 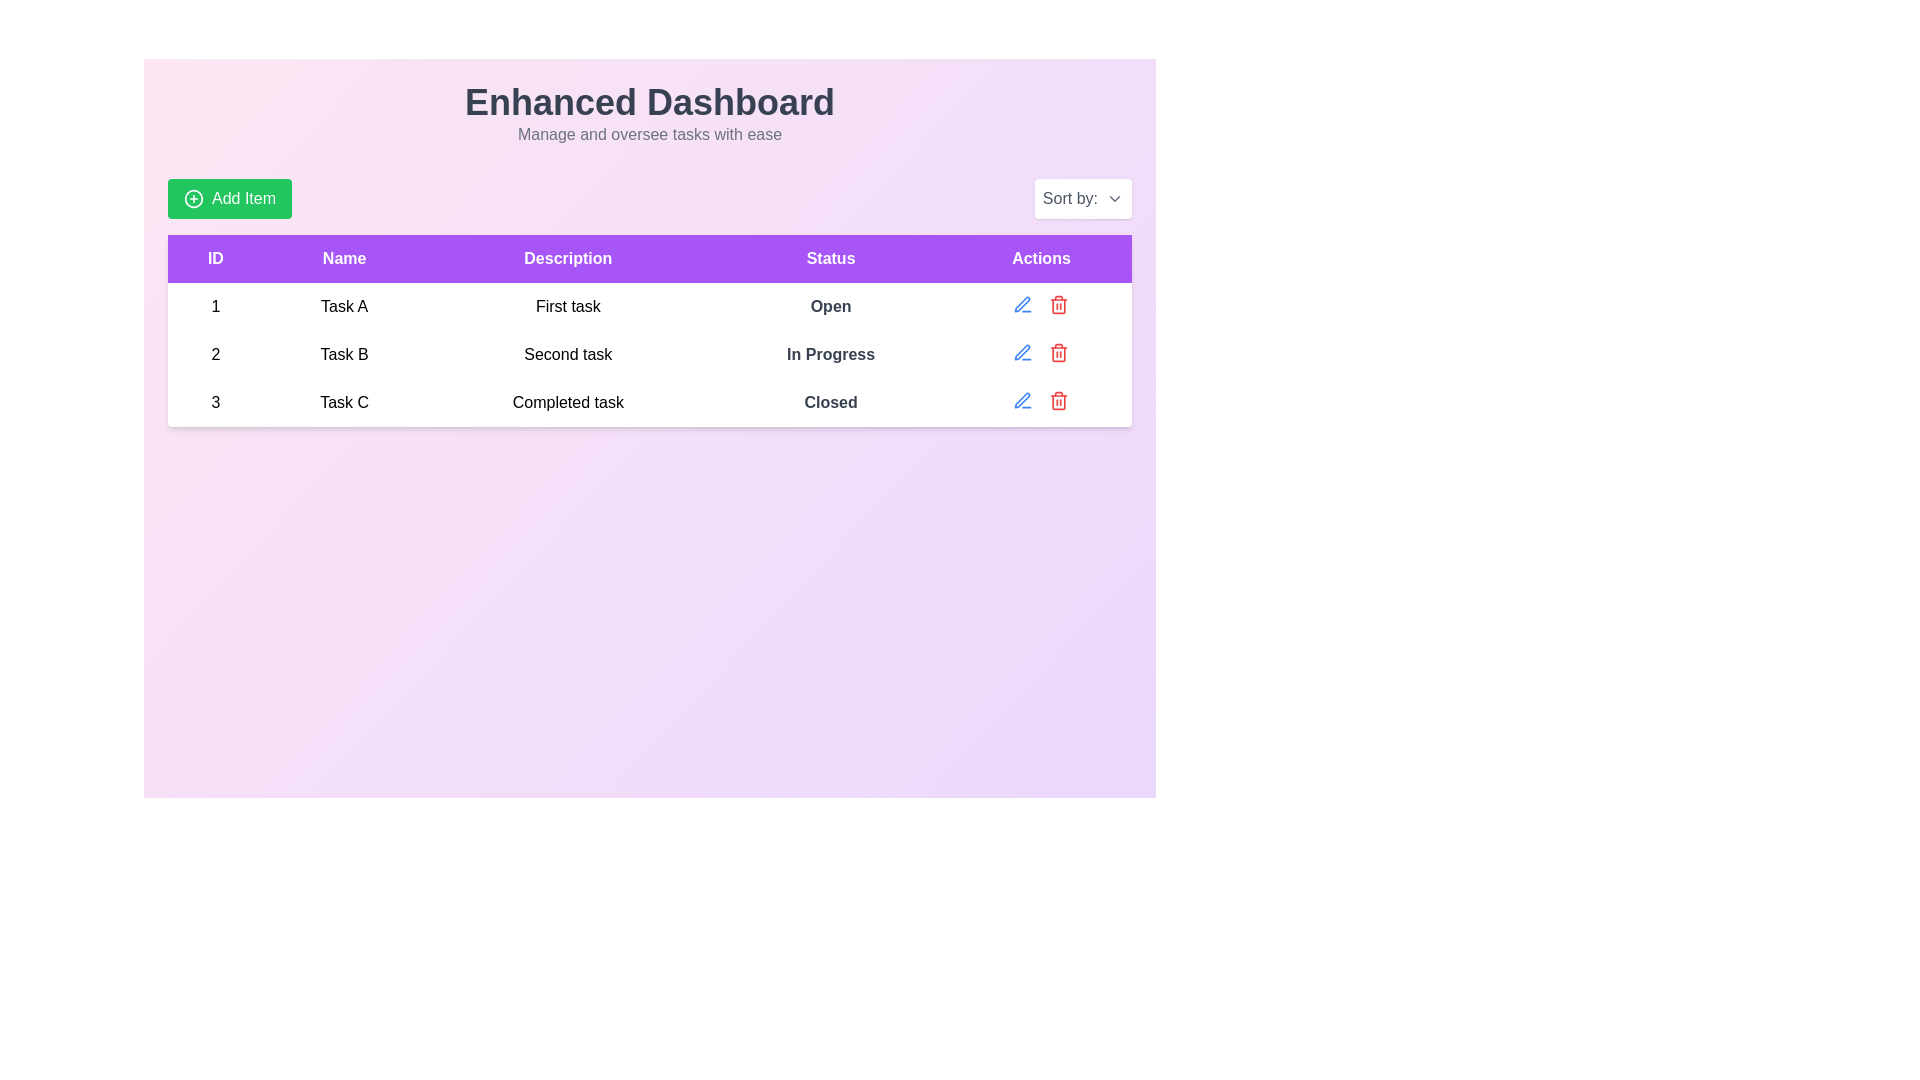 What do you see at coordinates (1058, 304) in the screenshot?
I see `the red trashcan icon button located in the Actions column of the second icon in the third row of the table` at bounding box center [1058, 304].